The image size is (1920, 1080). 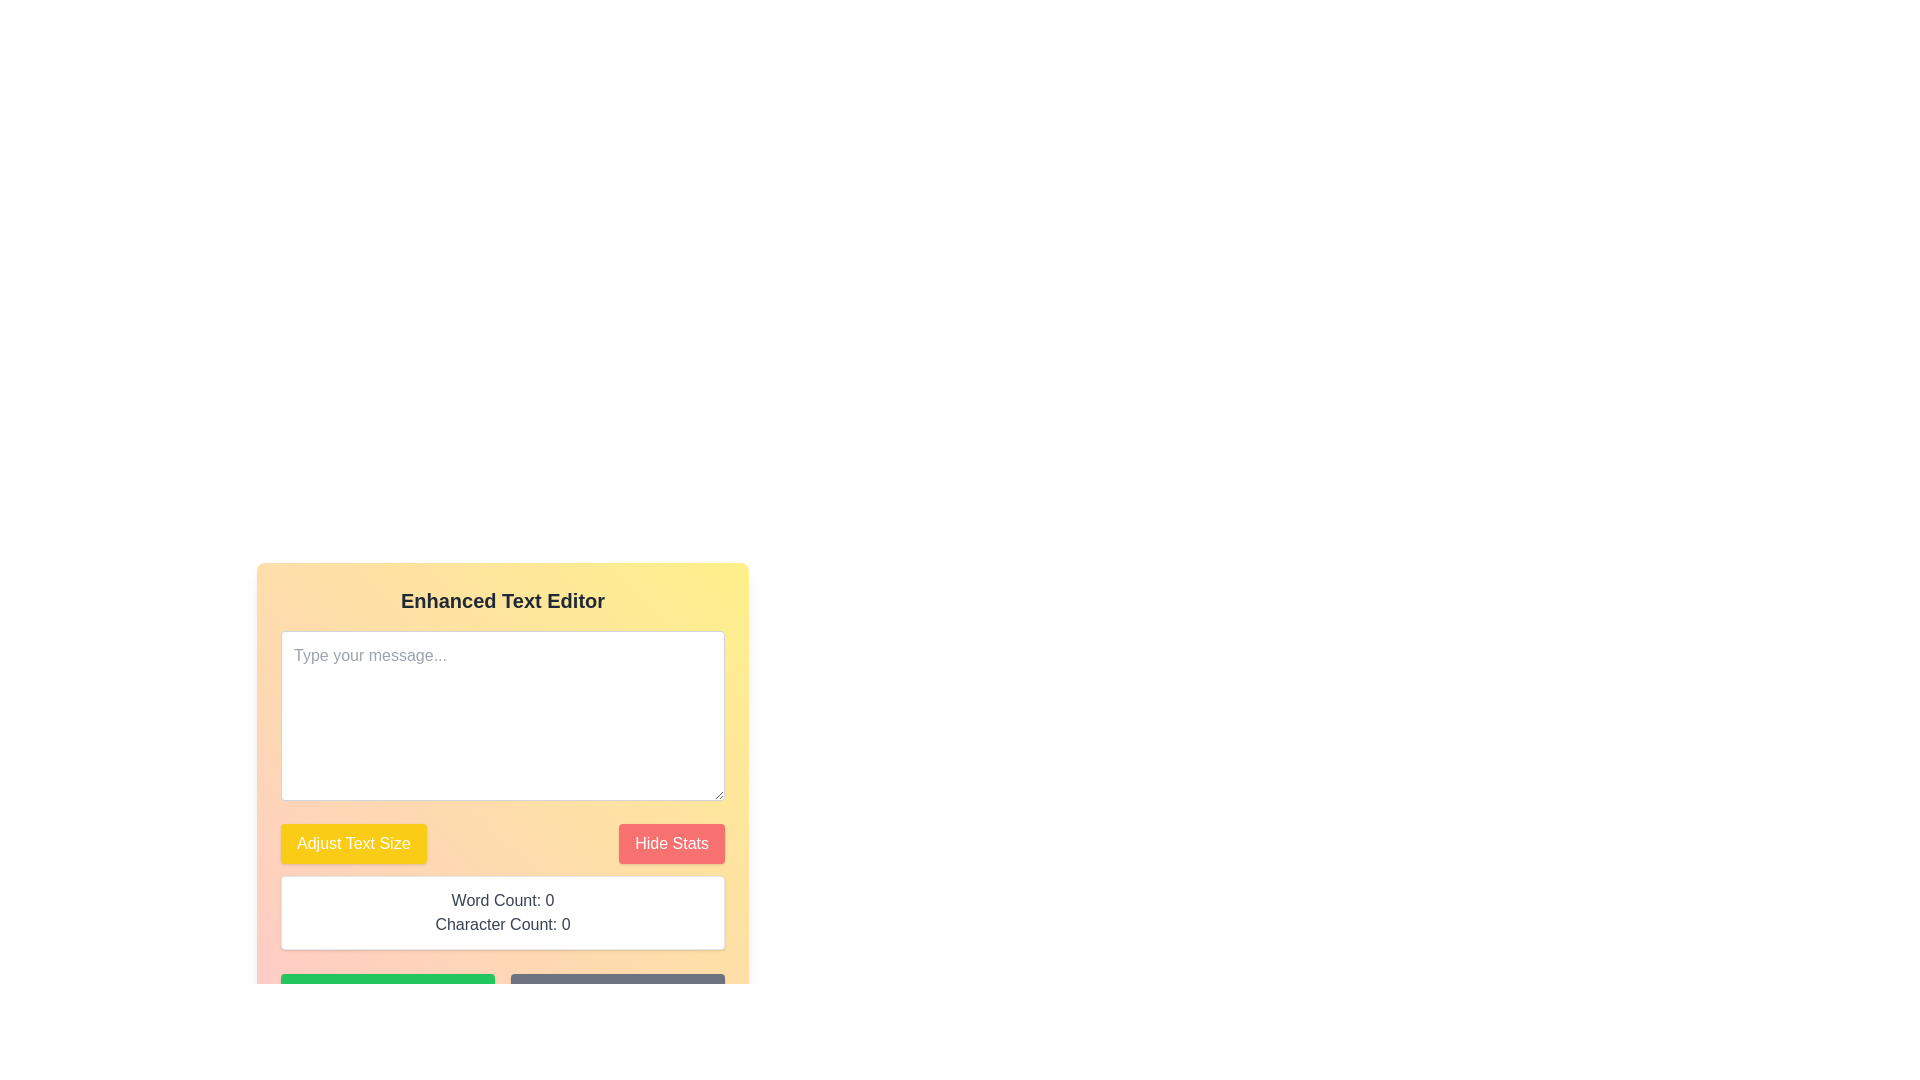 I want to click on the button in the 'Enhanced Text Editor' section that adjusts text size, so click(x=353, y=844).